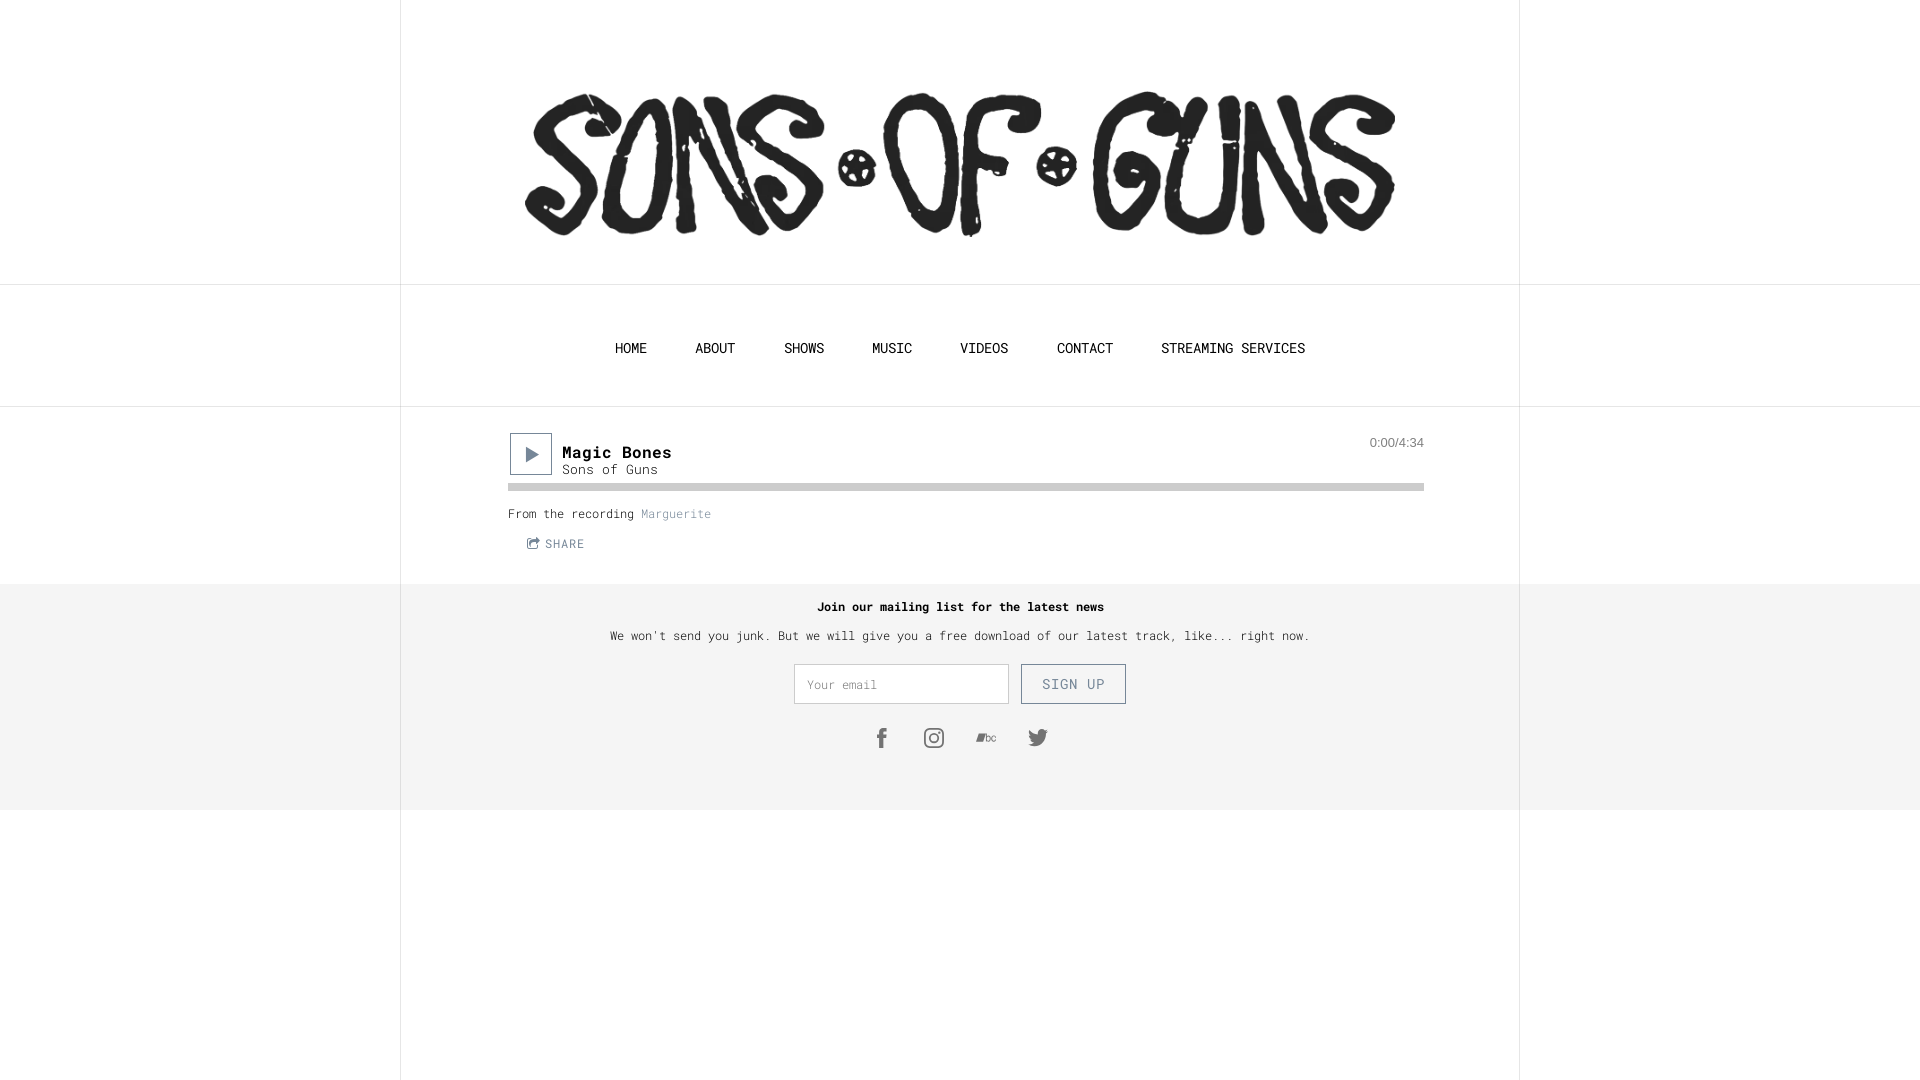 The image size is (1920, 1080). I want to click on 'SHOWS', so click(782, 346).